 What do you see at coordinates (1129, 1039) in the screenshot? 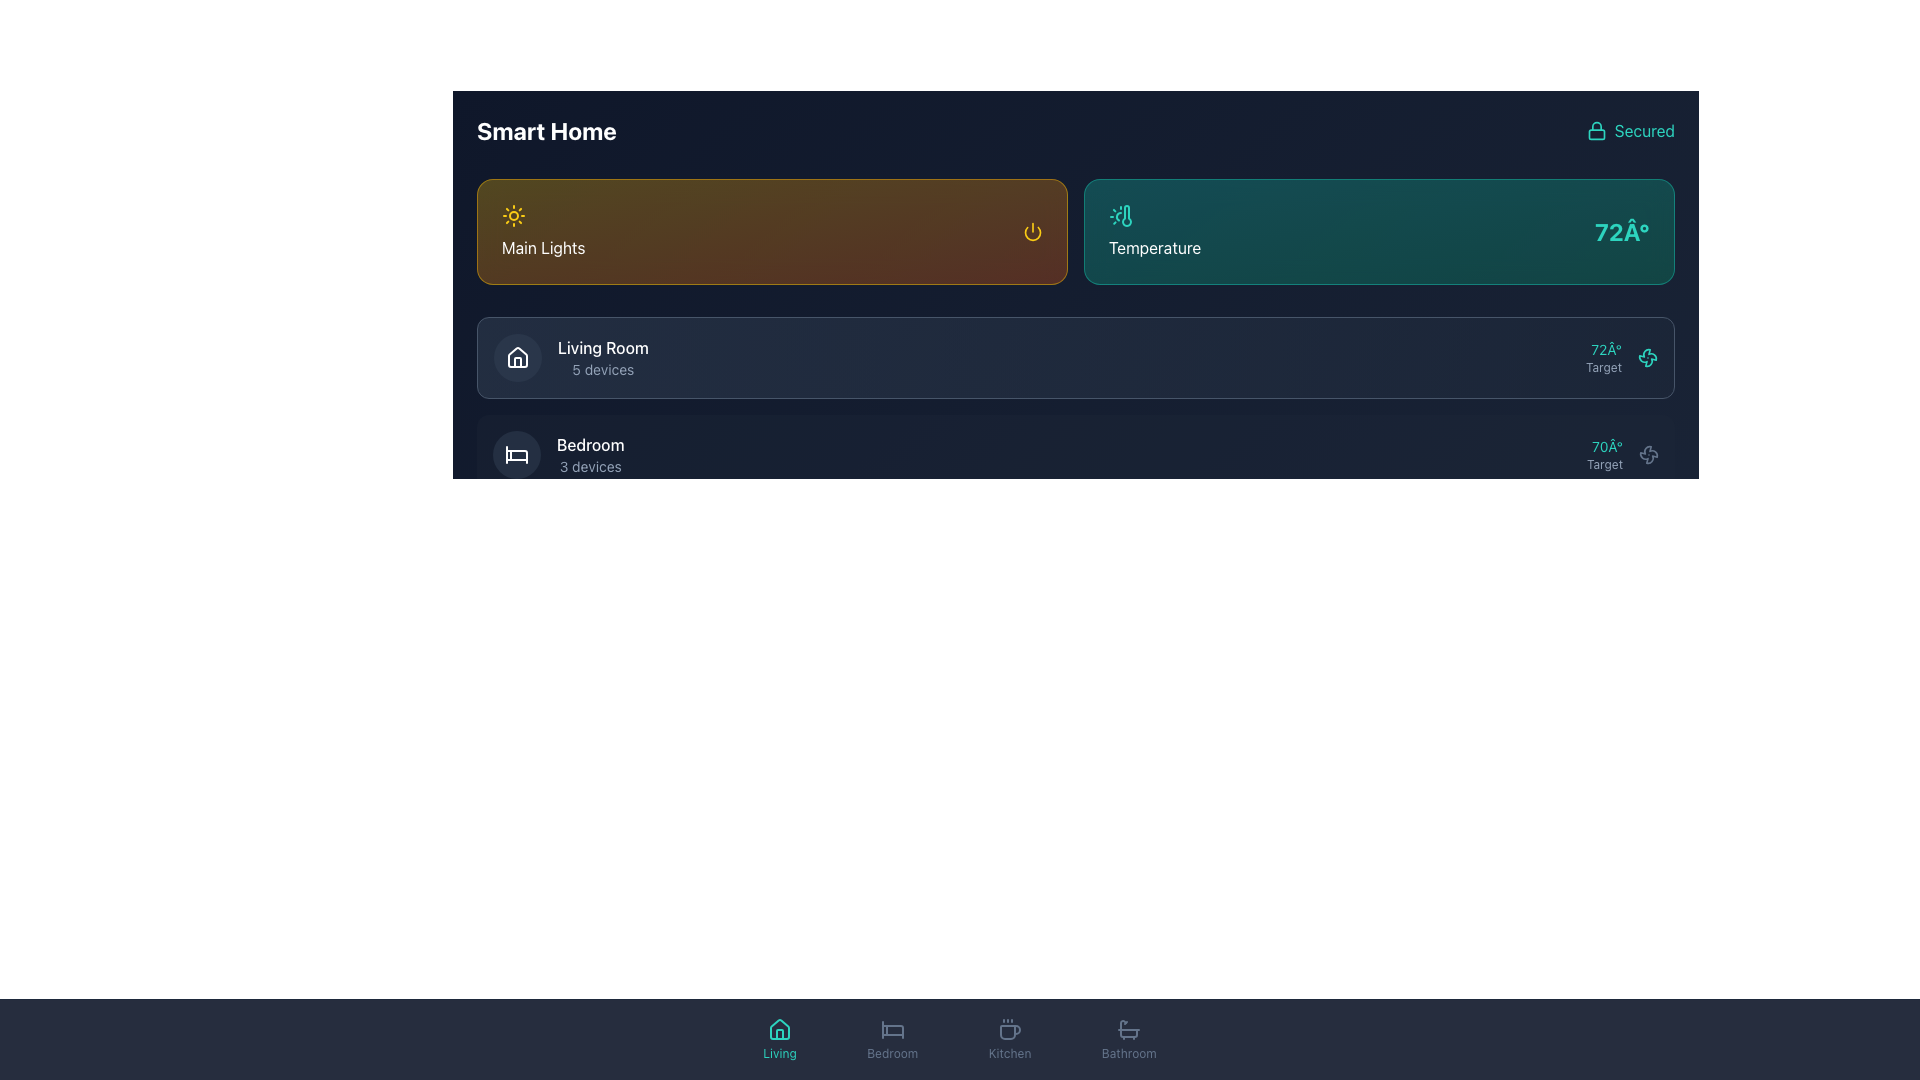
I see `the navigation button located at the rightmost side of the bottom navigation bar` at bounding box center [1129, 1039].